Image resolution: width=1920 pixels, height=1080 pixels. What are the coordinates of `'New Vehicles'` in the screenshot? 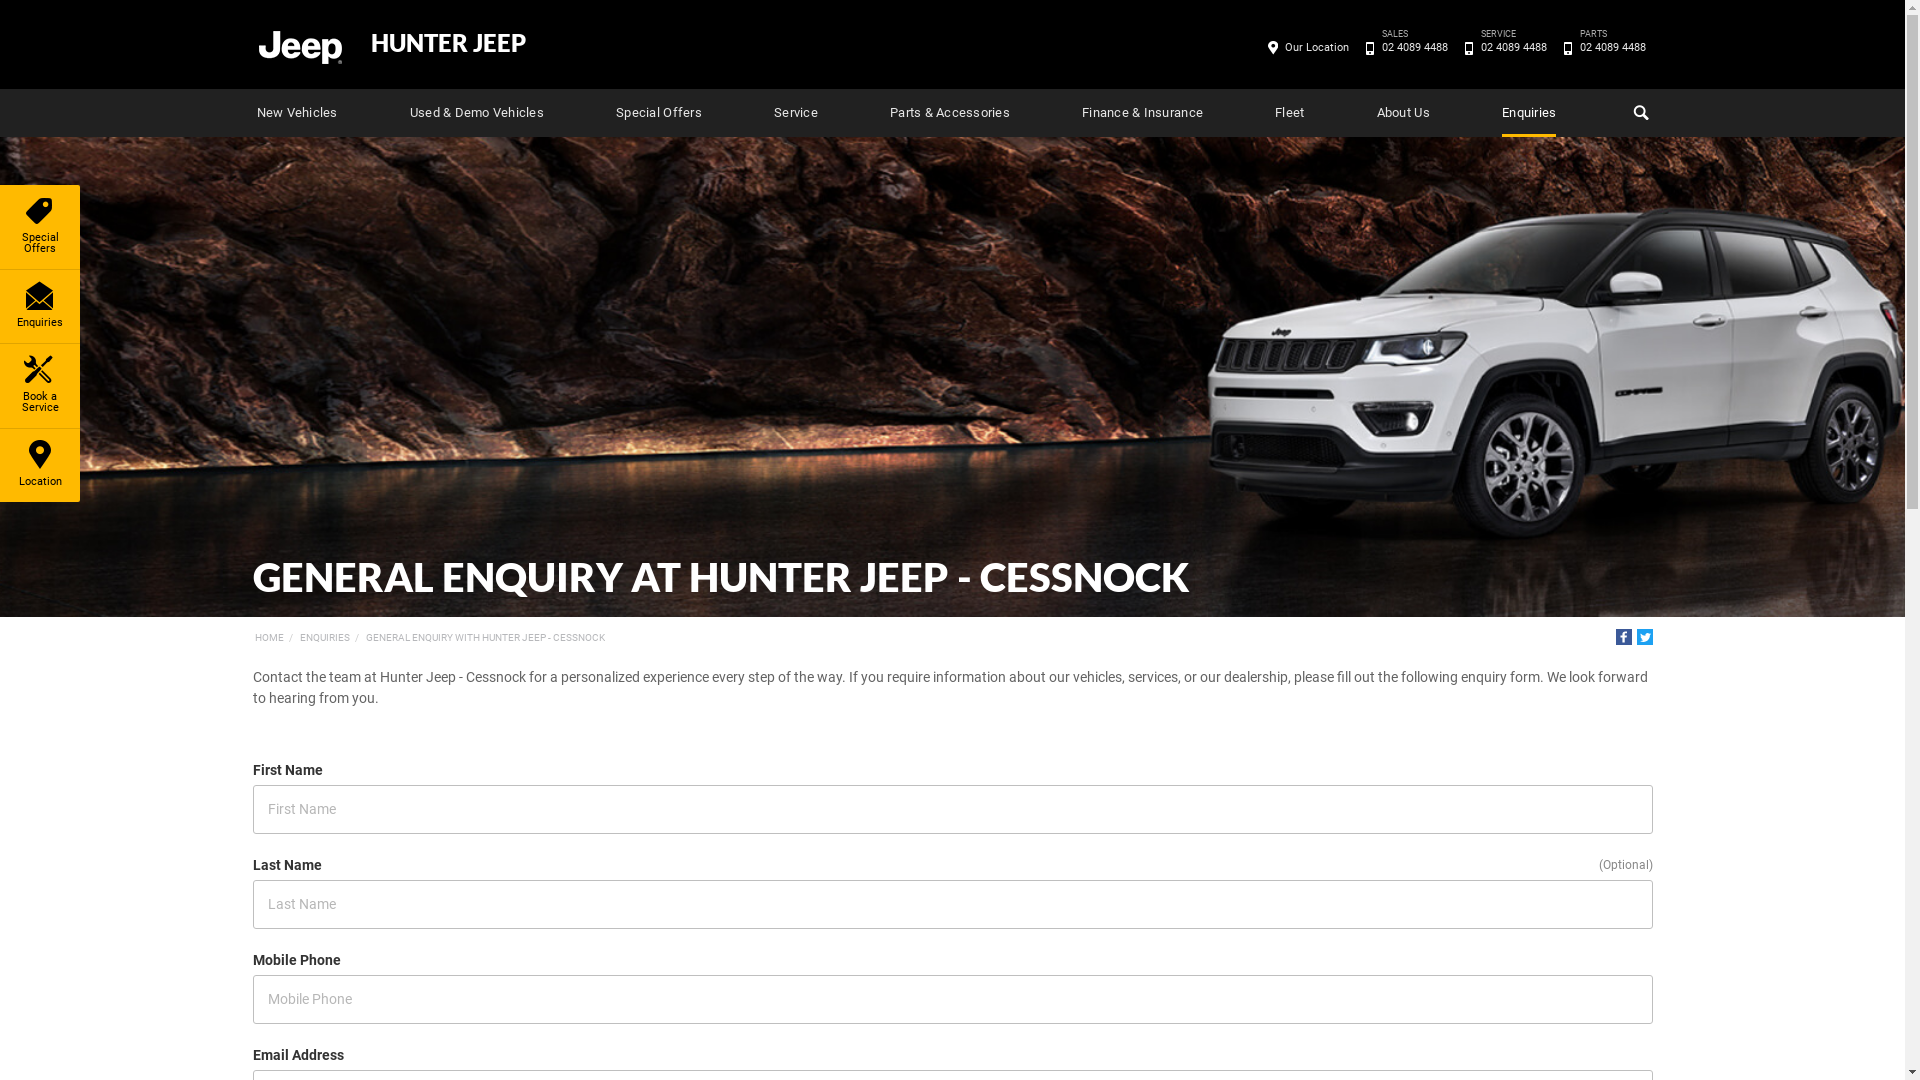 It's located at (295, 112).